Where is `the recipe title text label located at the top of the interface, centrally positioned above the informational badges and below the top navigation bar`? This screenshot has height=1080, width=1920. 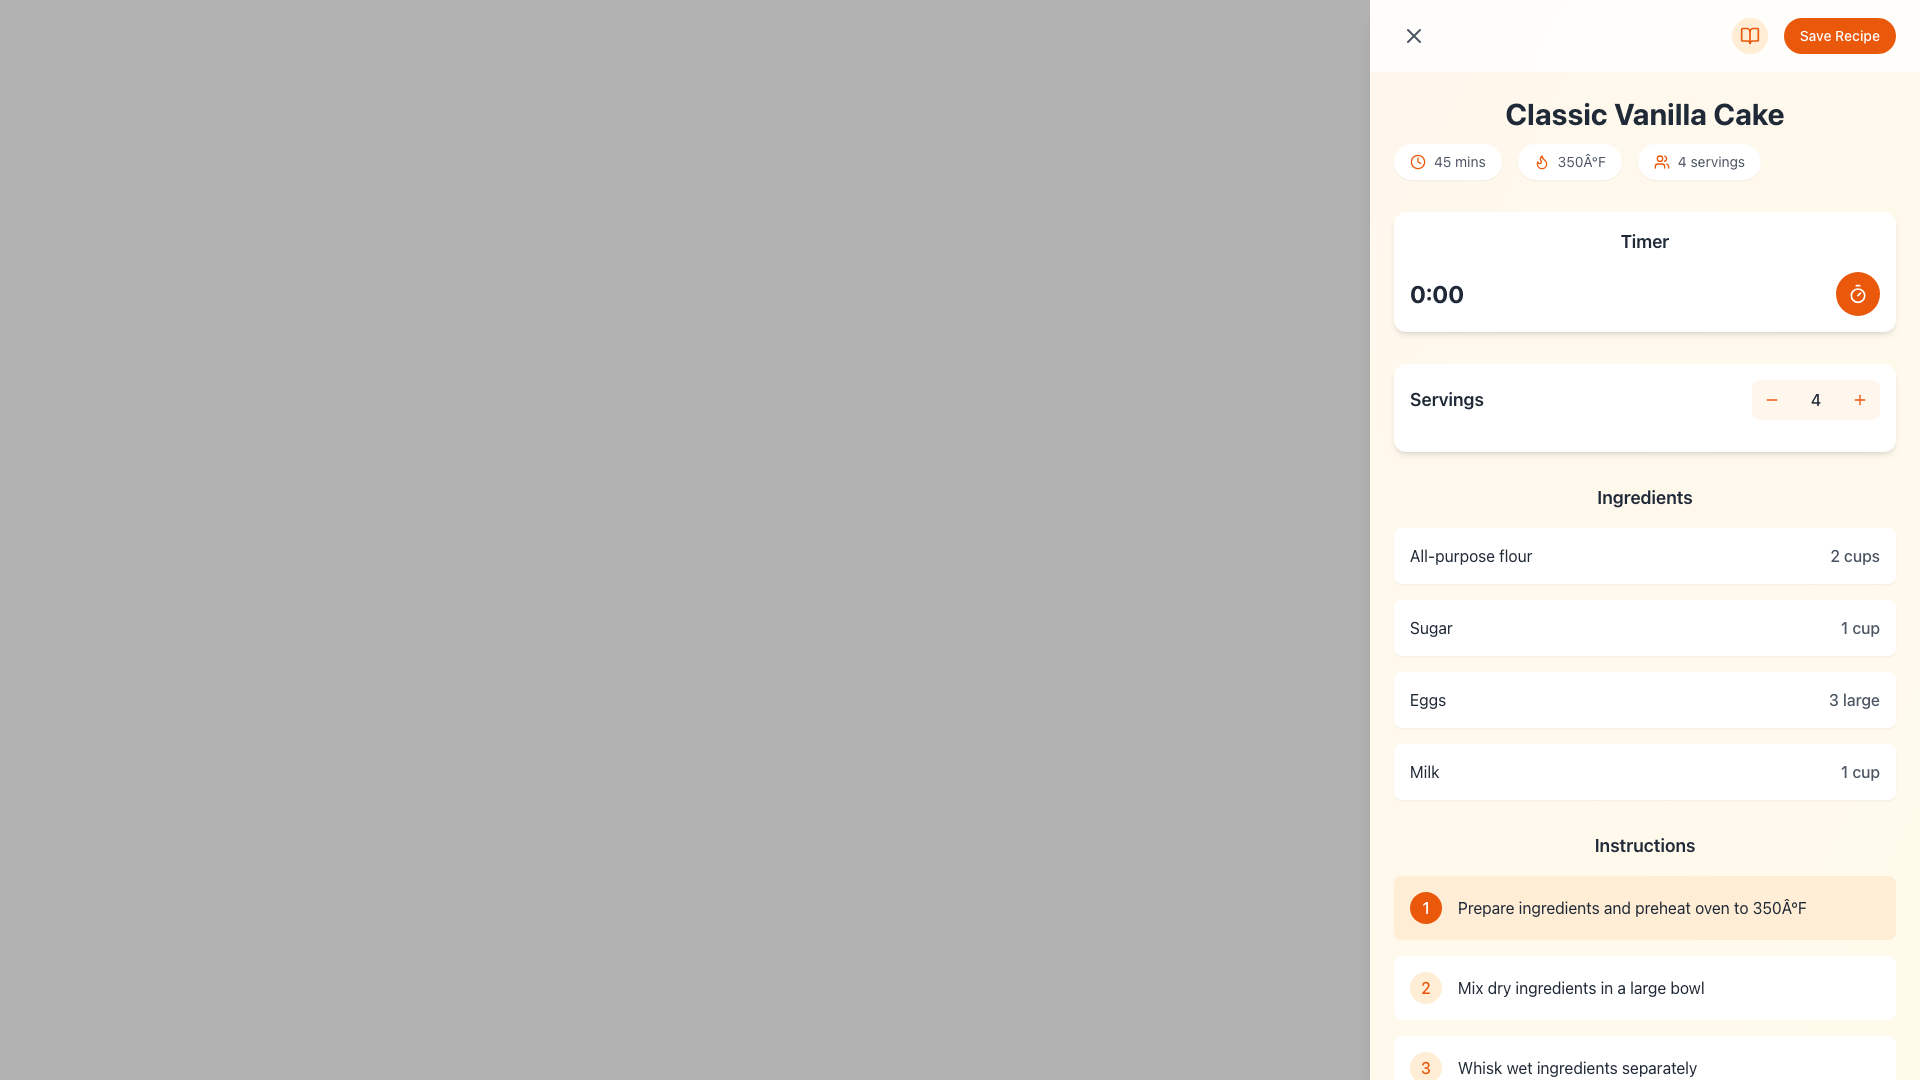 the recipe title text label located at the top of the interface, centrally positioned above the informational badges and below the top navigation bar is located at coordinates (1645, 114).